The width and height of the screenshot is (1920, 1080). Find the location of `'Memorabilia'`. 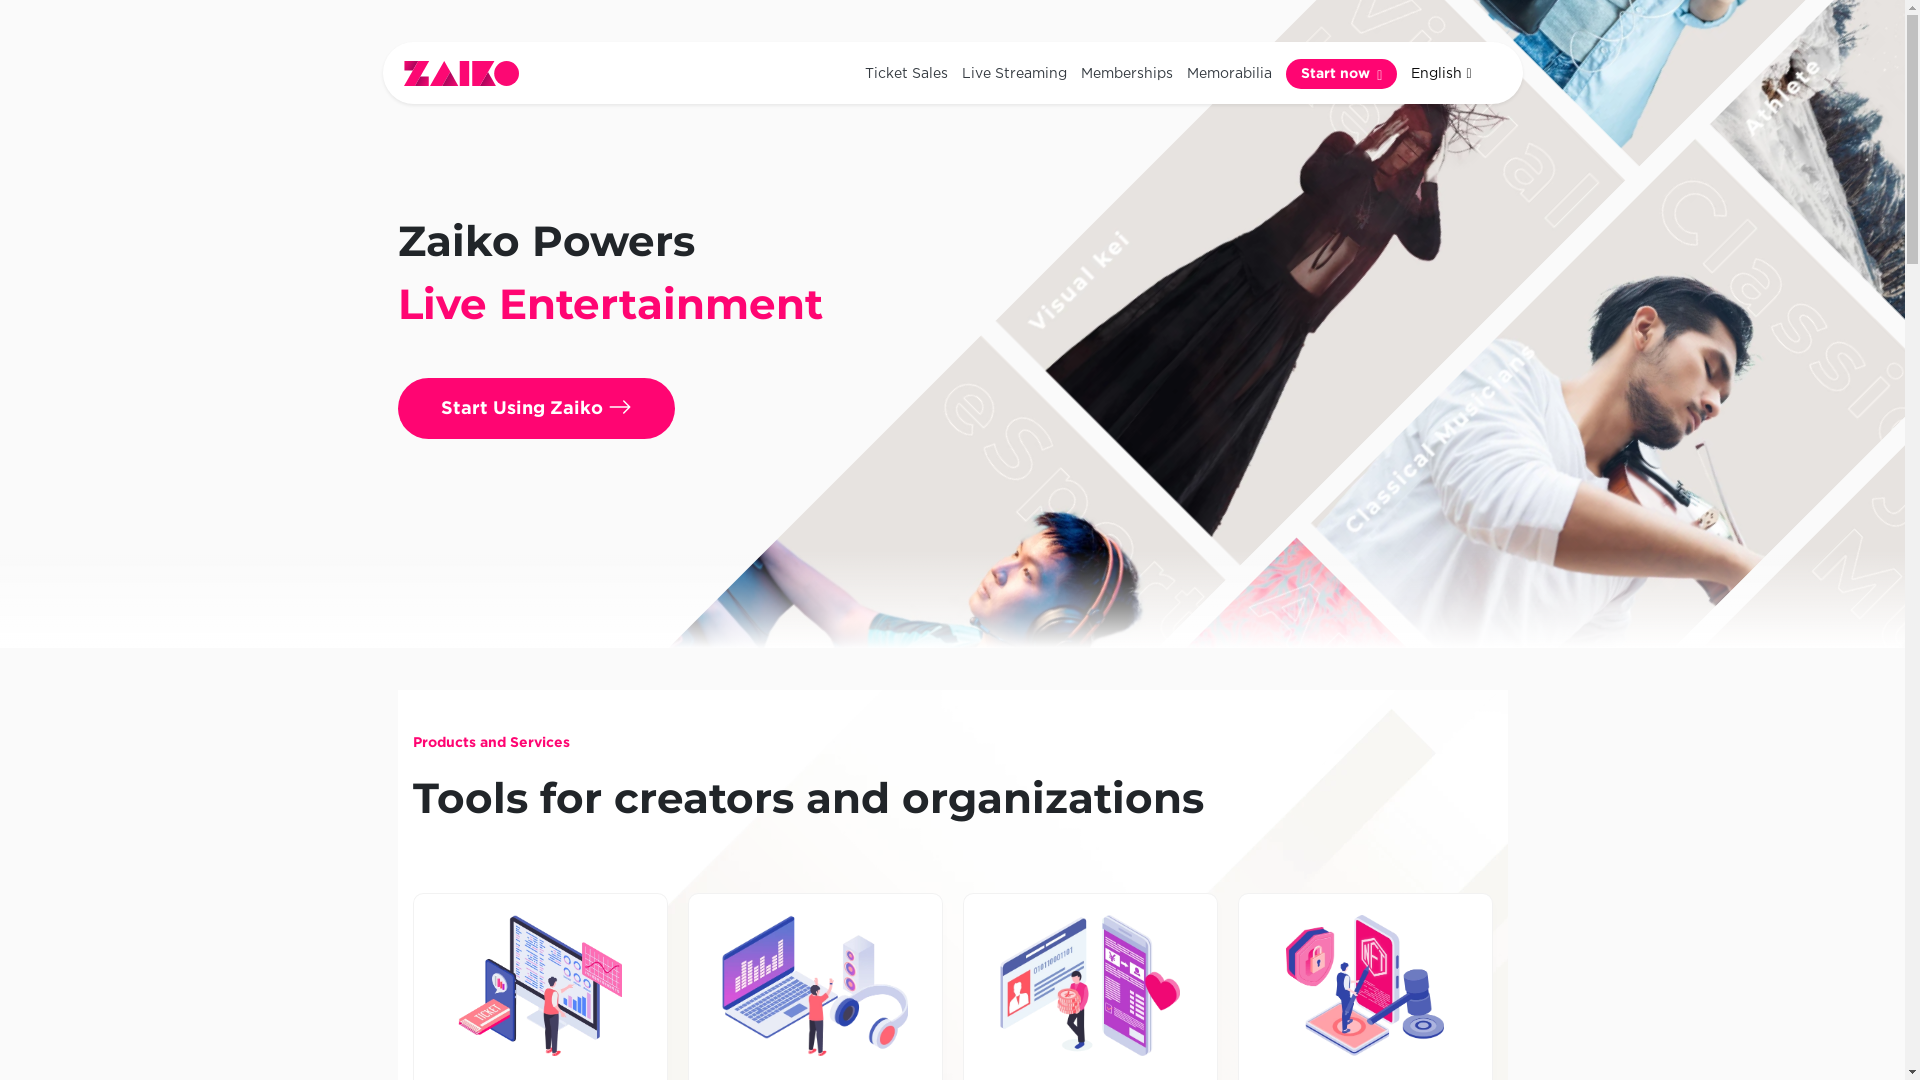

'Memorabilia' is located at coordinates (1180, 72).